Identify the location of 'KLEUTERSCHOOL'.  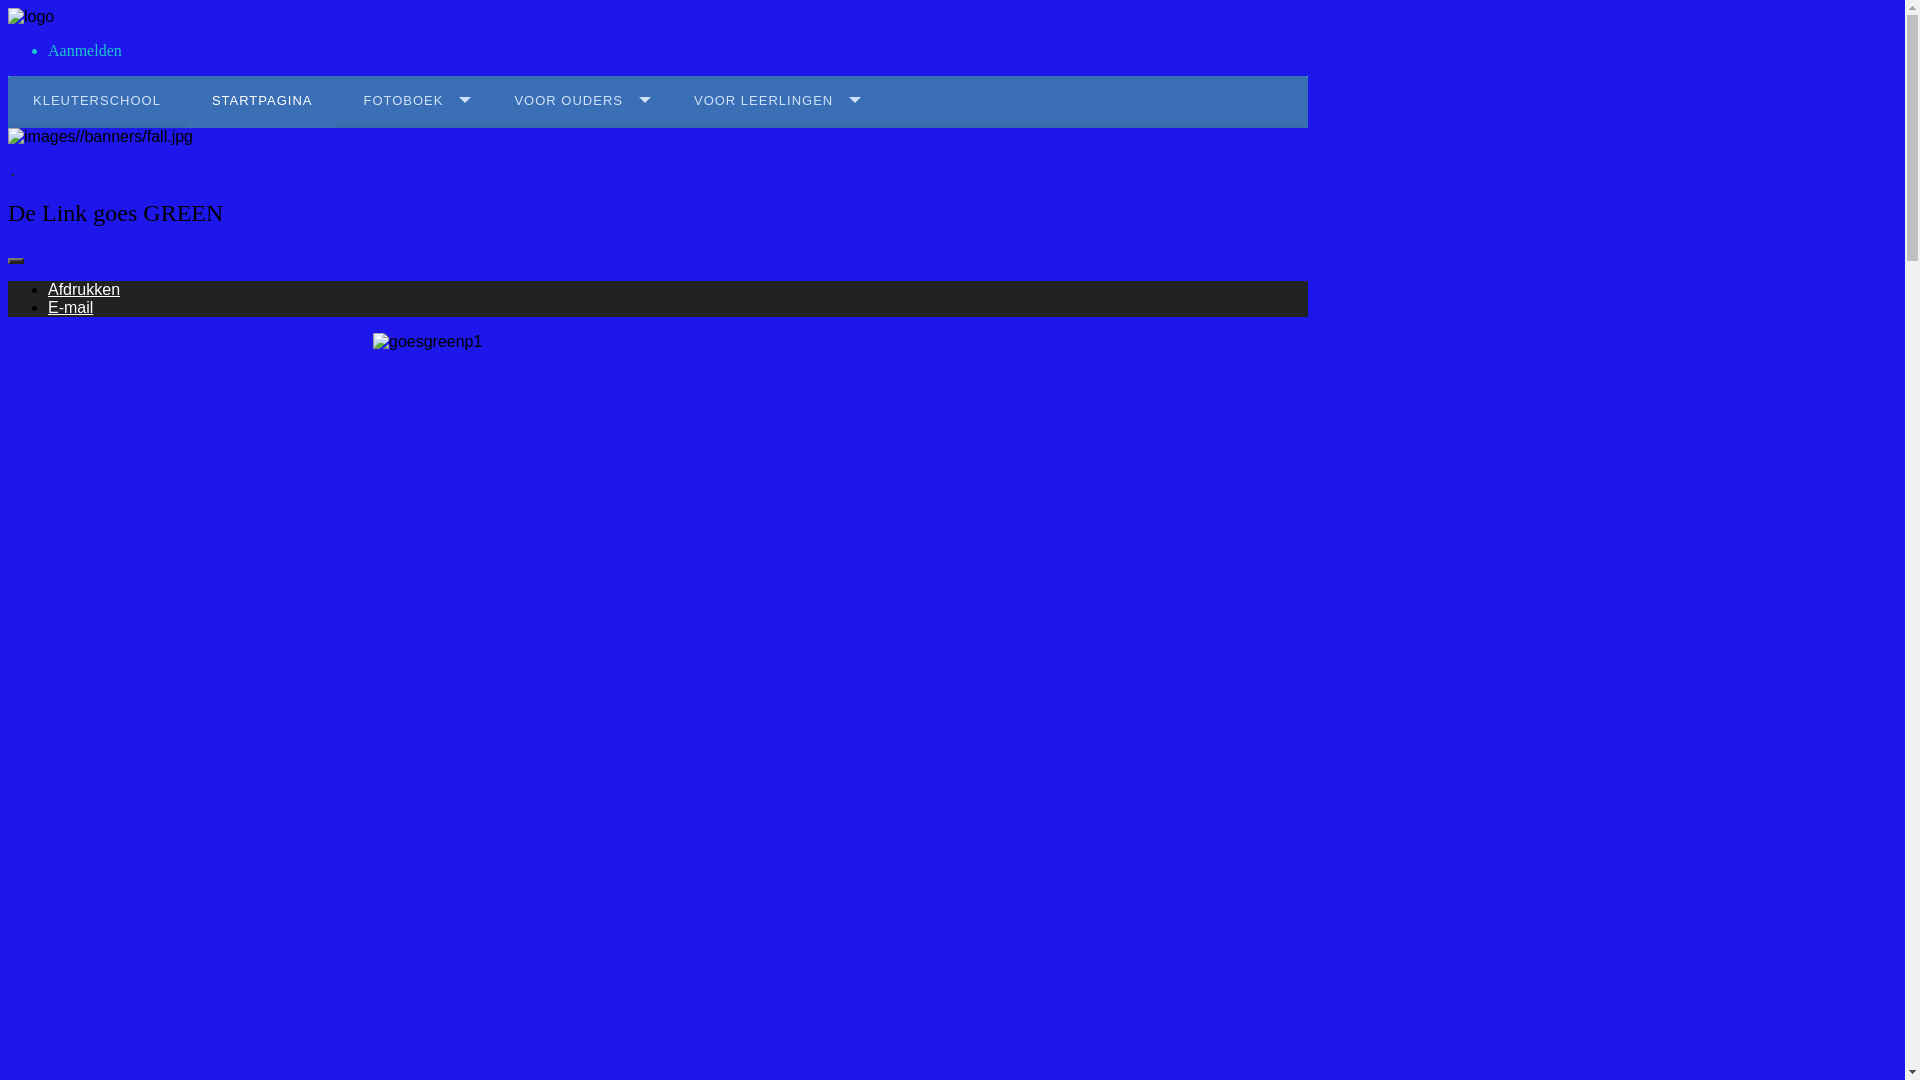
(96, 101).